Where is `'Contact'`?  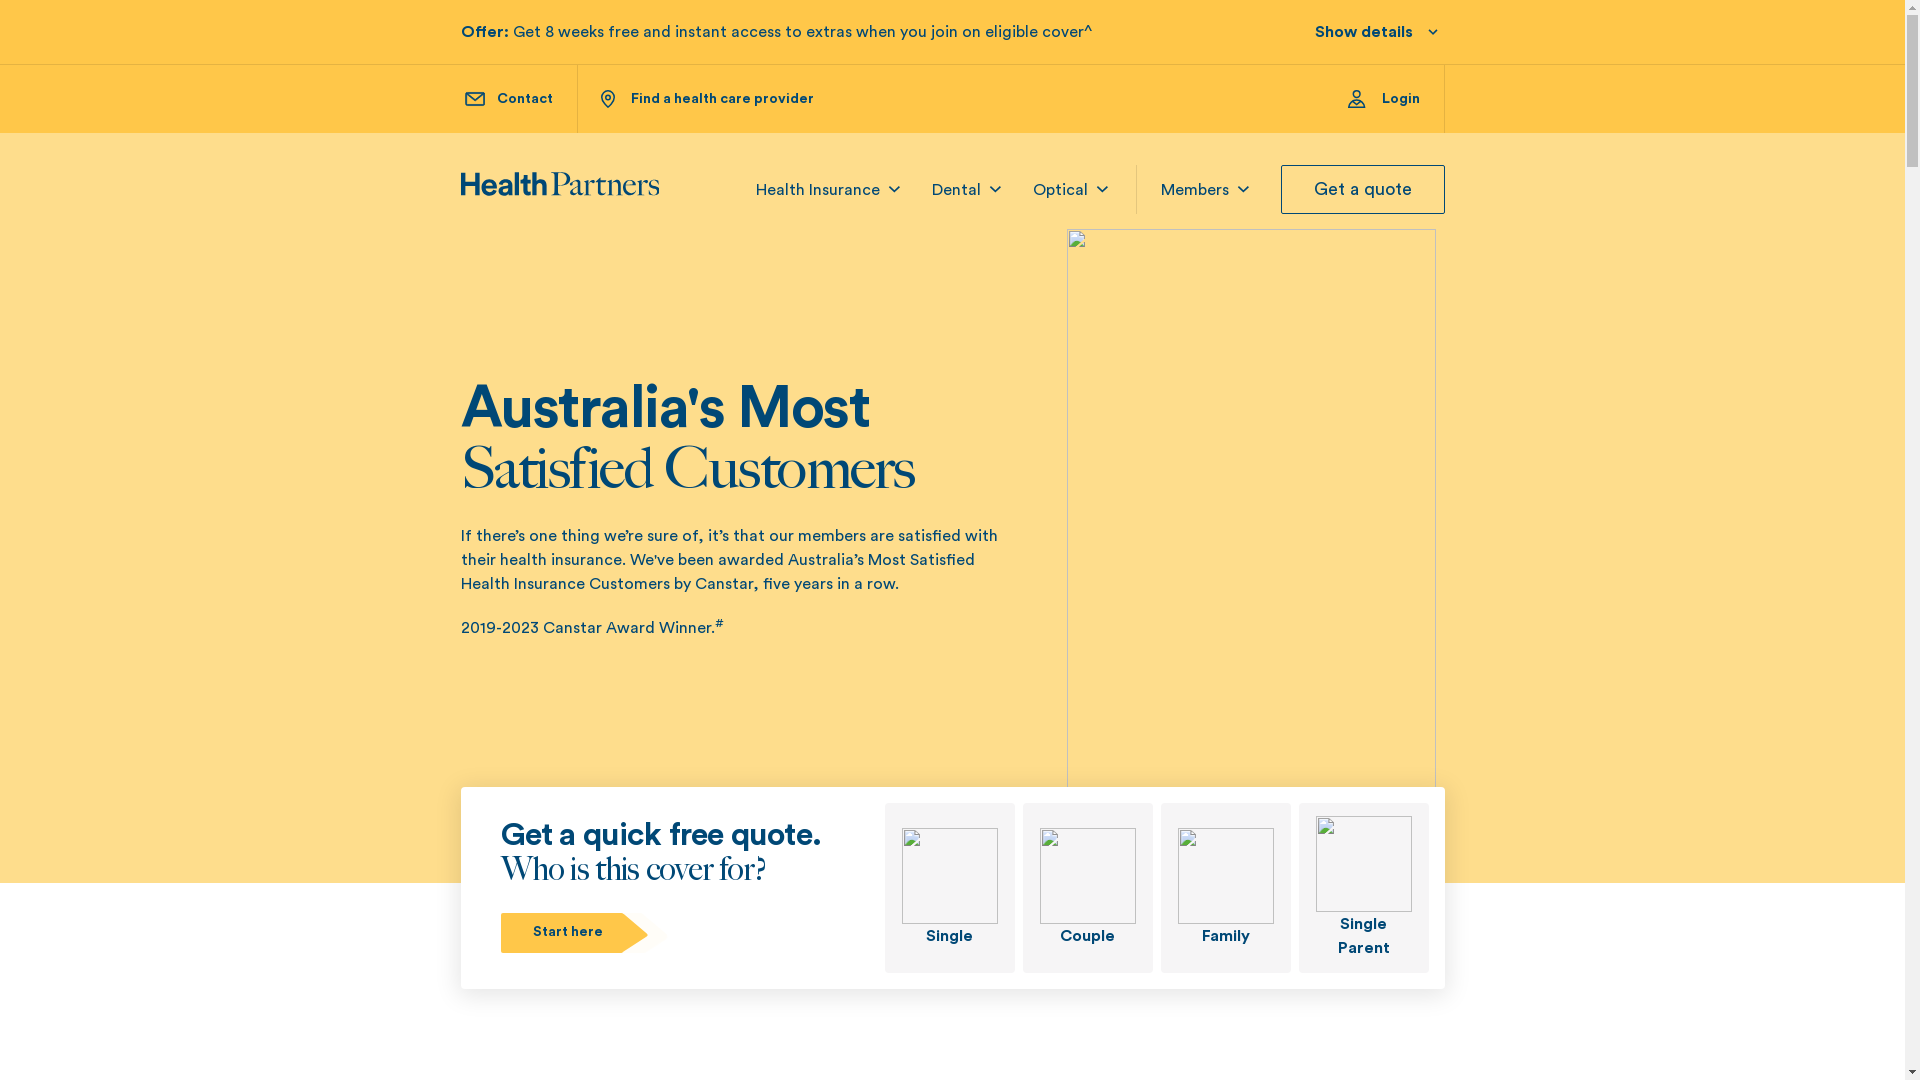
'Contact' is located at coordinates (508, 99).